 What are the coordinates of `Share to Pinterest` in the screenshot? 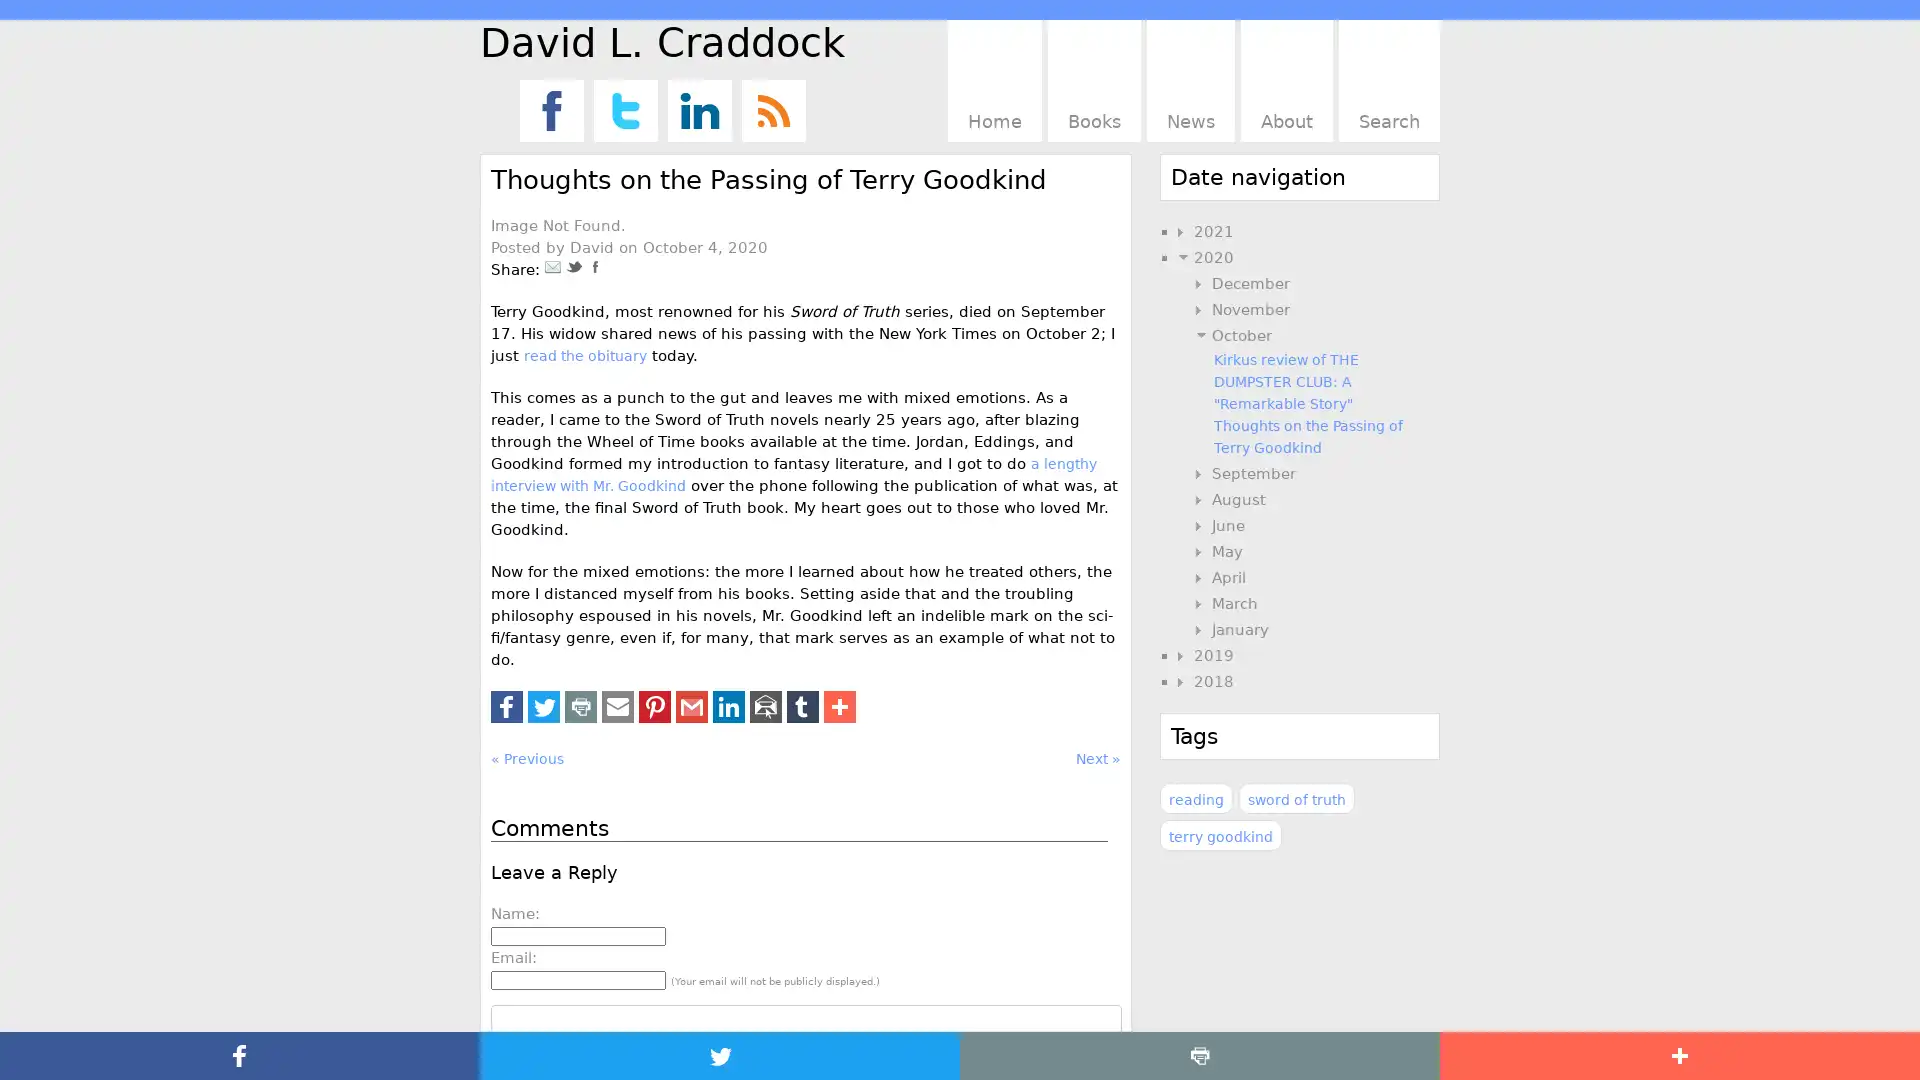 It's located at (654, 705).